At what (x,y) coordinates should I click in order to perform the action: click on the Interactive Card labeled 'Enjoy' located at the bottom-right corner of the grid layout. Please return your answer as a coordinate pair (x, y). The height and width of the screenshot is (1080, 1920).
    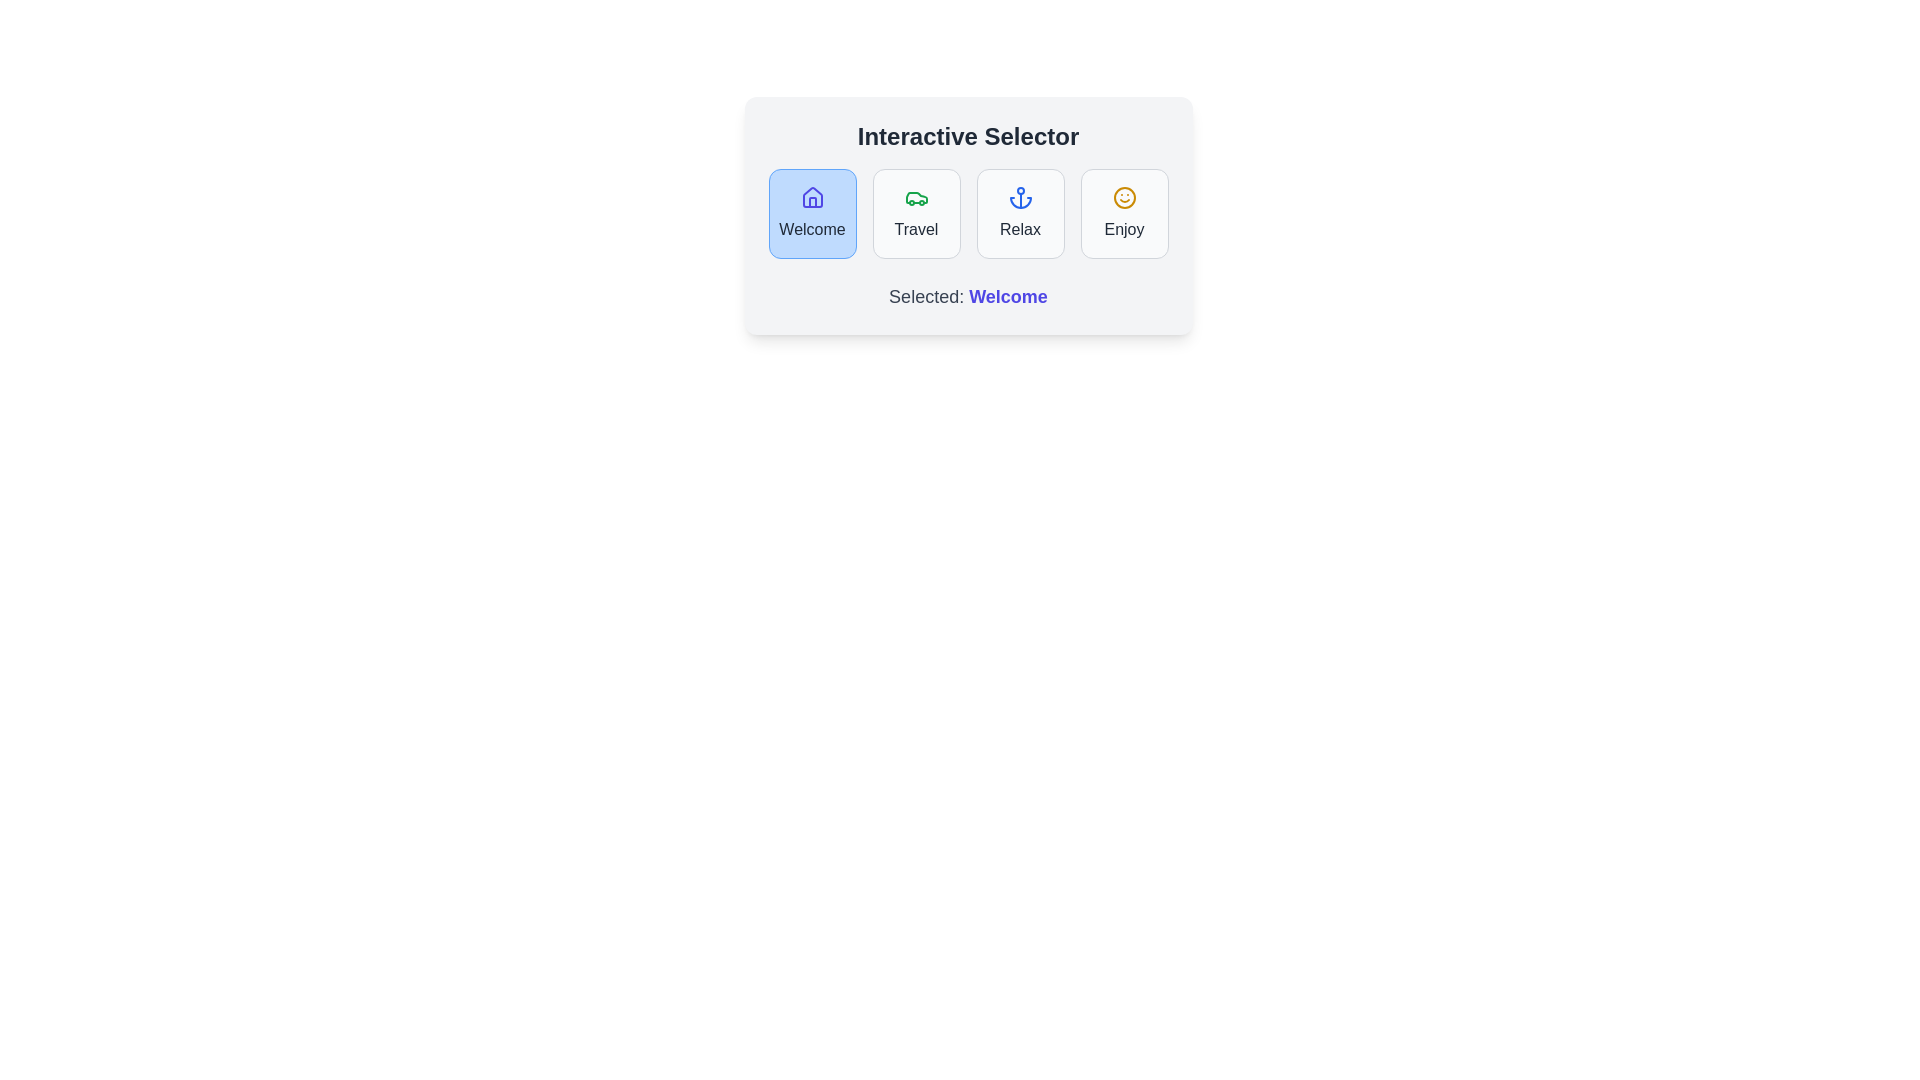
    Looking at the image, I should click on (1124, 213).